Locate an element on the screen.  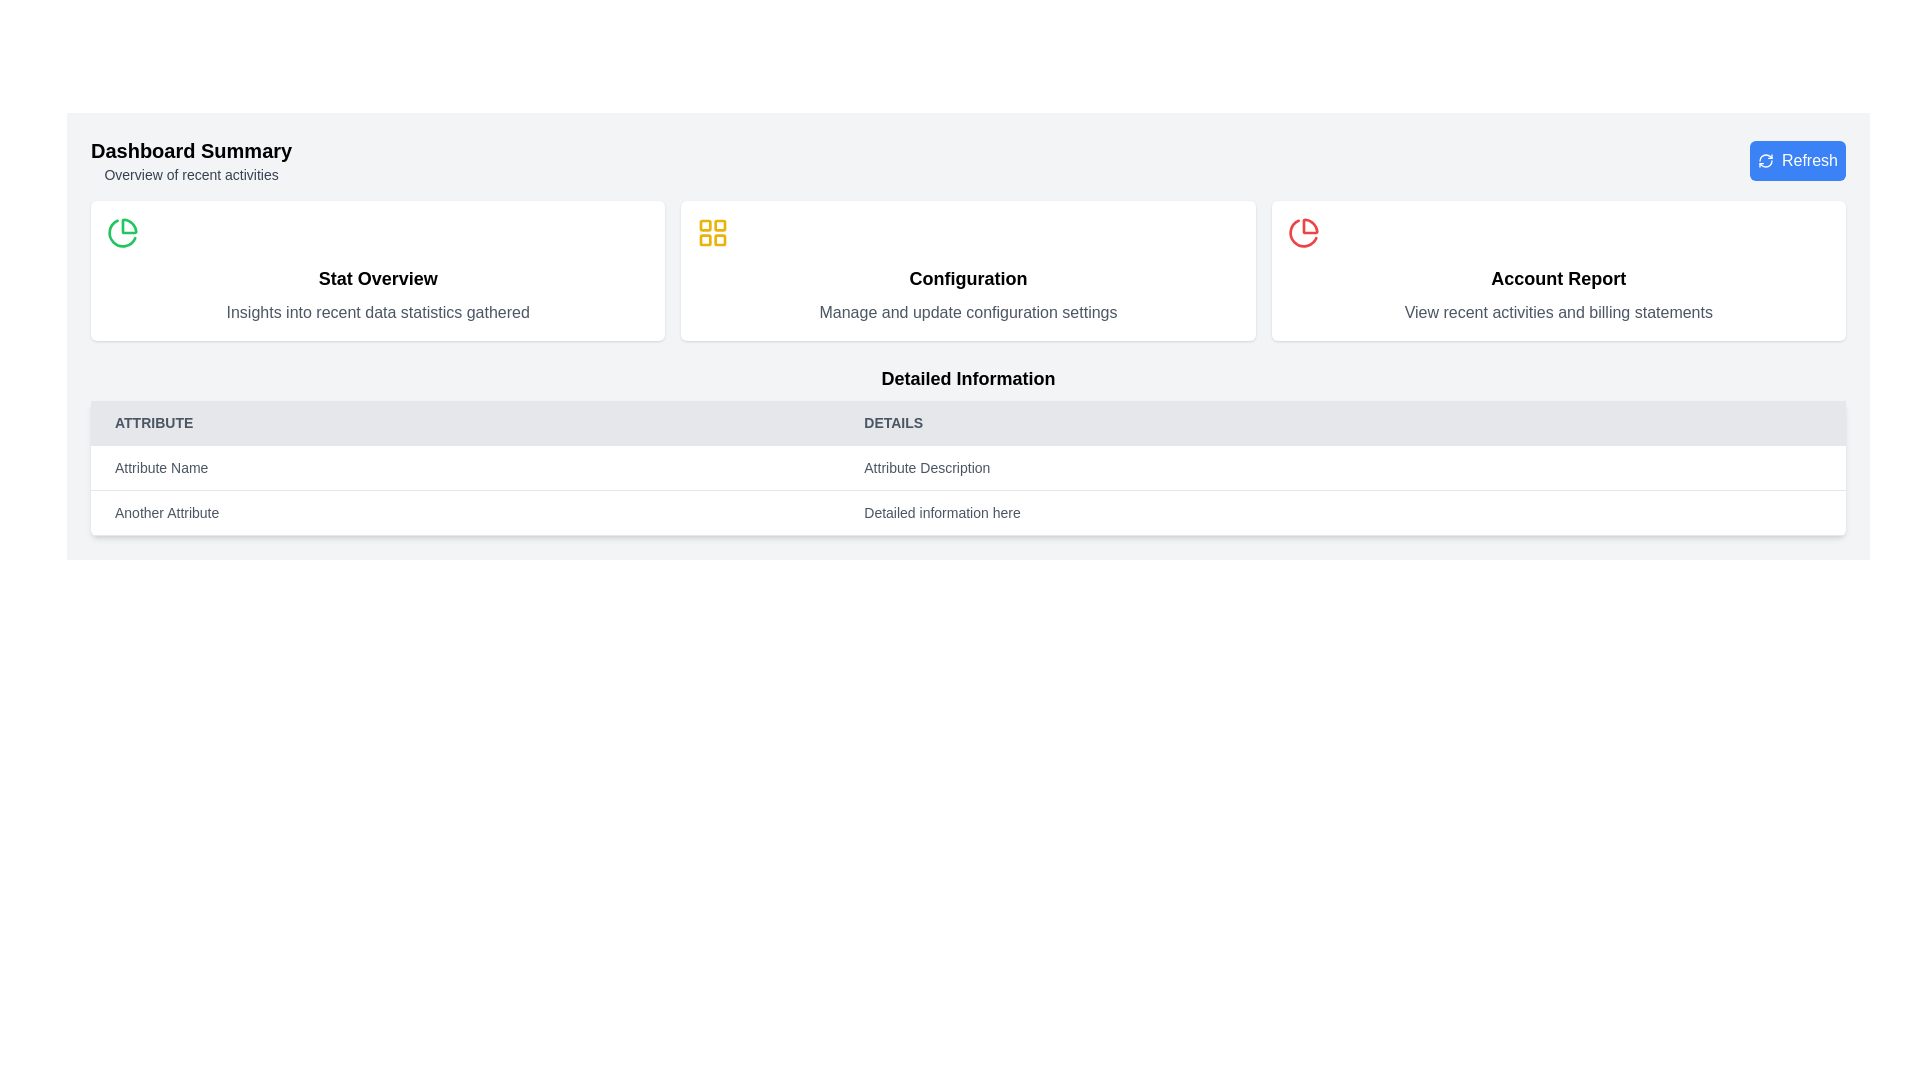
the header text label that summarizes the section's content, located at the top-left of the interface is located at coordinates (191, 149).